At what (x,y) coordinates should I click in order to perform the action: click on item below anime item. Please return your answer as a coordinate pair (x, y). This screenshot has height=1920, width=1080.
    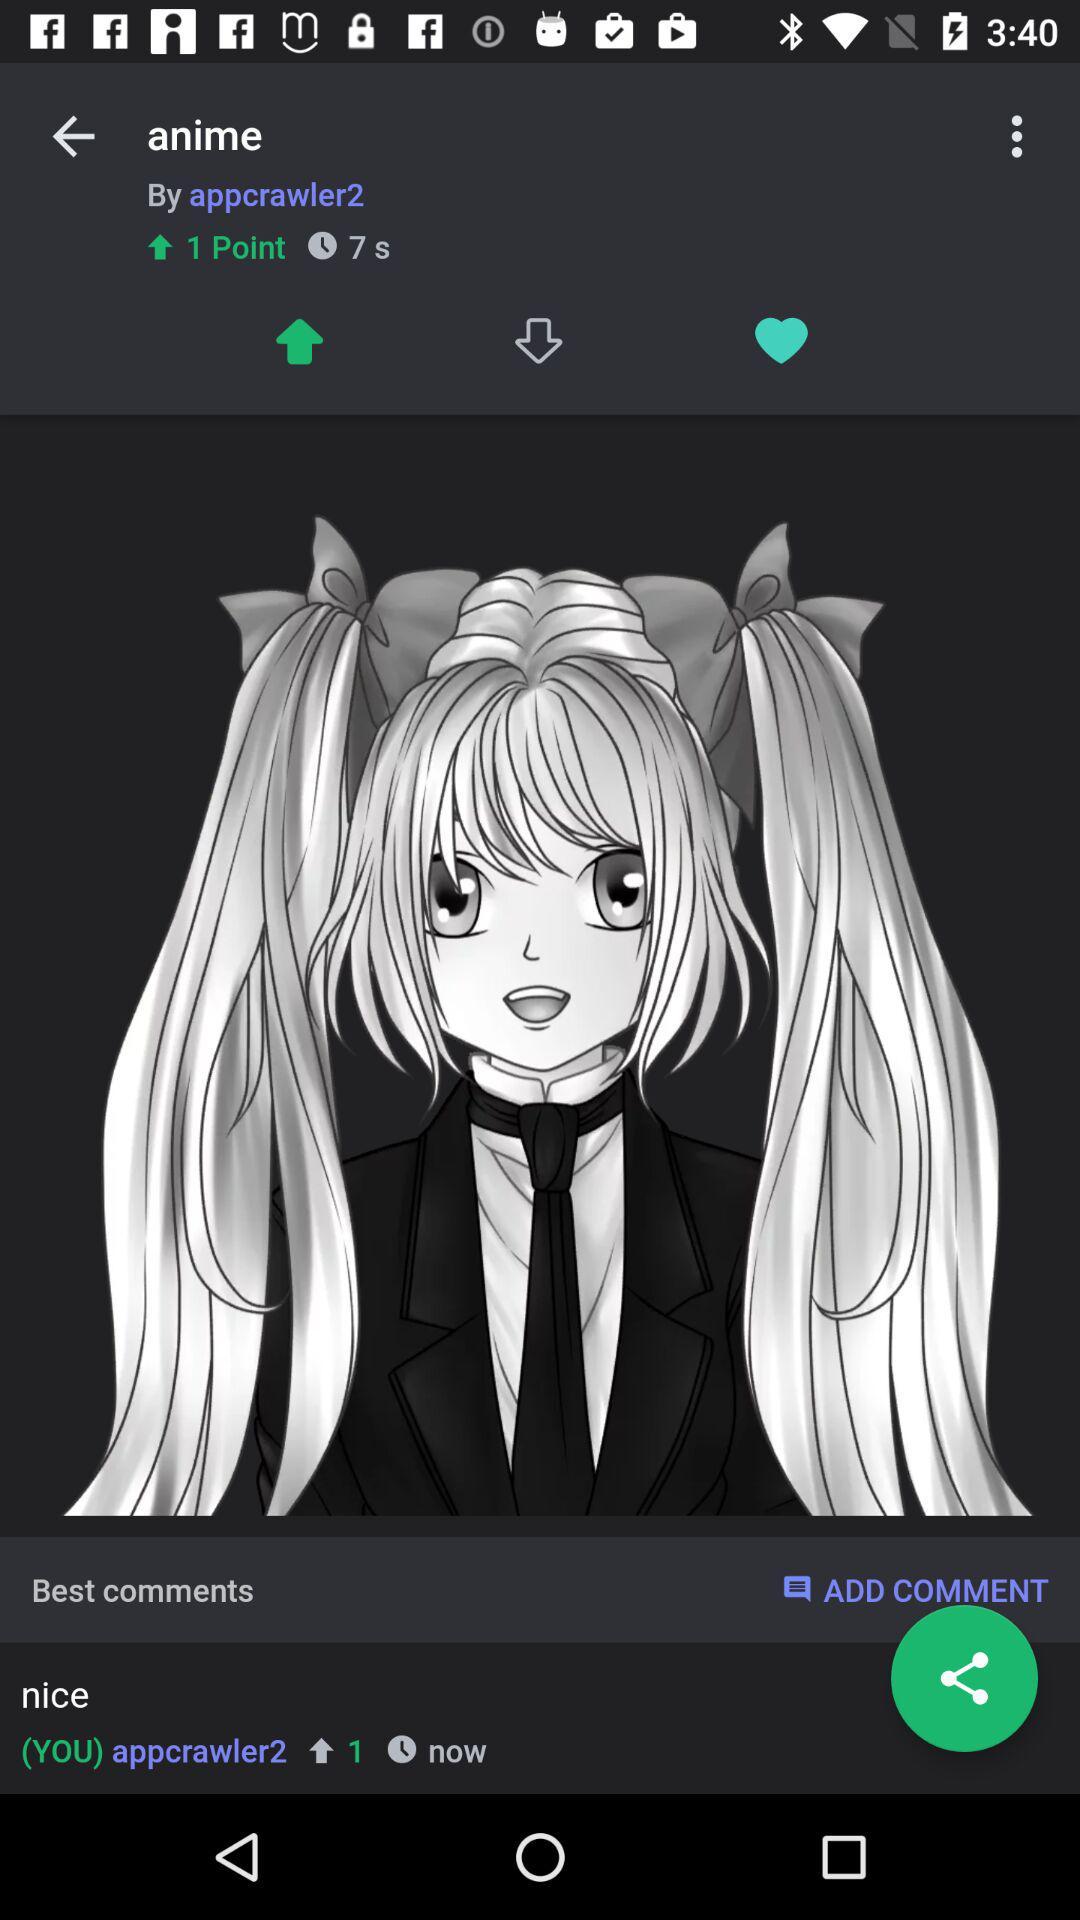
    Looking at the image, I should click on (254, 193).